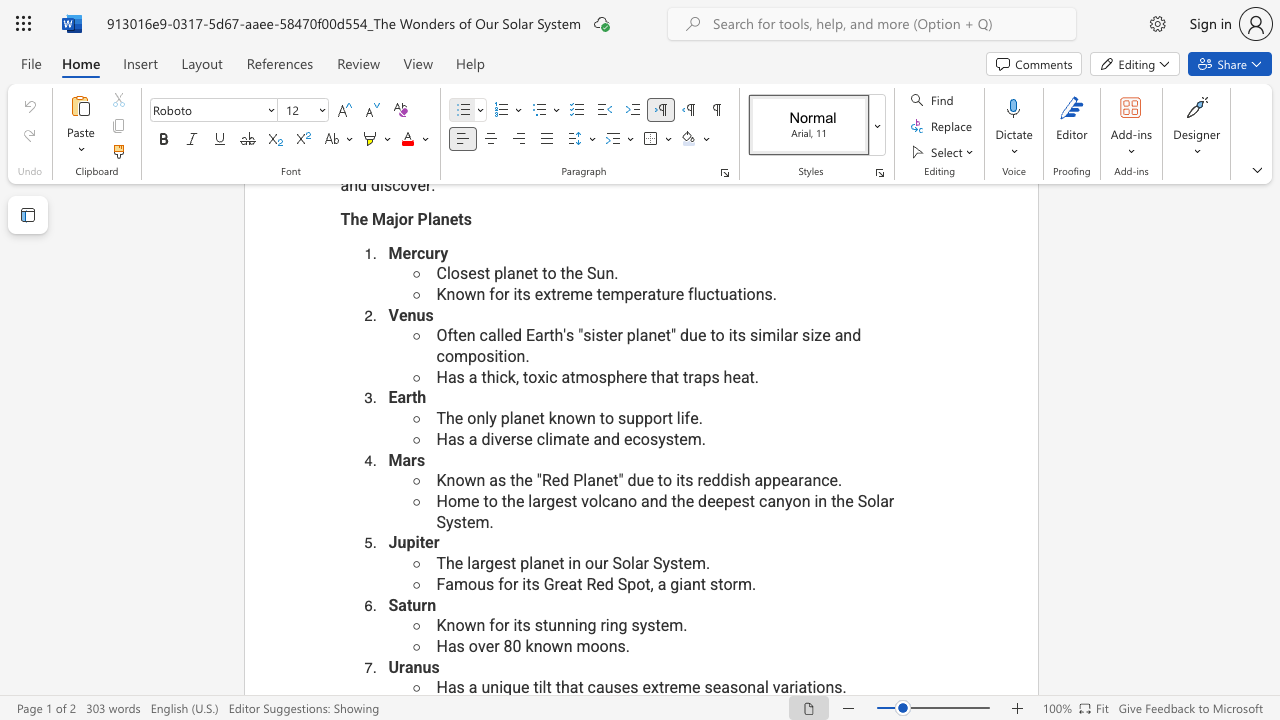 Image resolution: width=1280 pixels, height=720 pixels. I want to click on the 1th character "R" in the text, so click(546, 480).